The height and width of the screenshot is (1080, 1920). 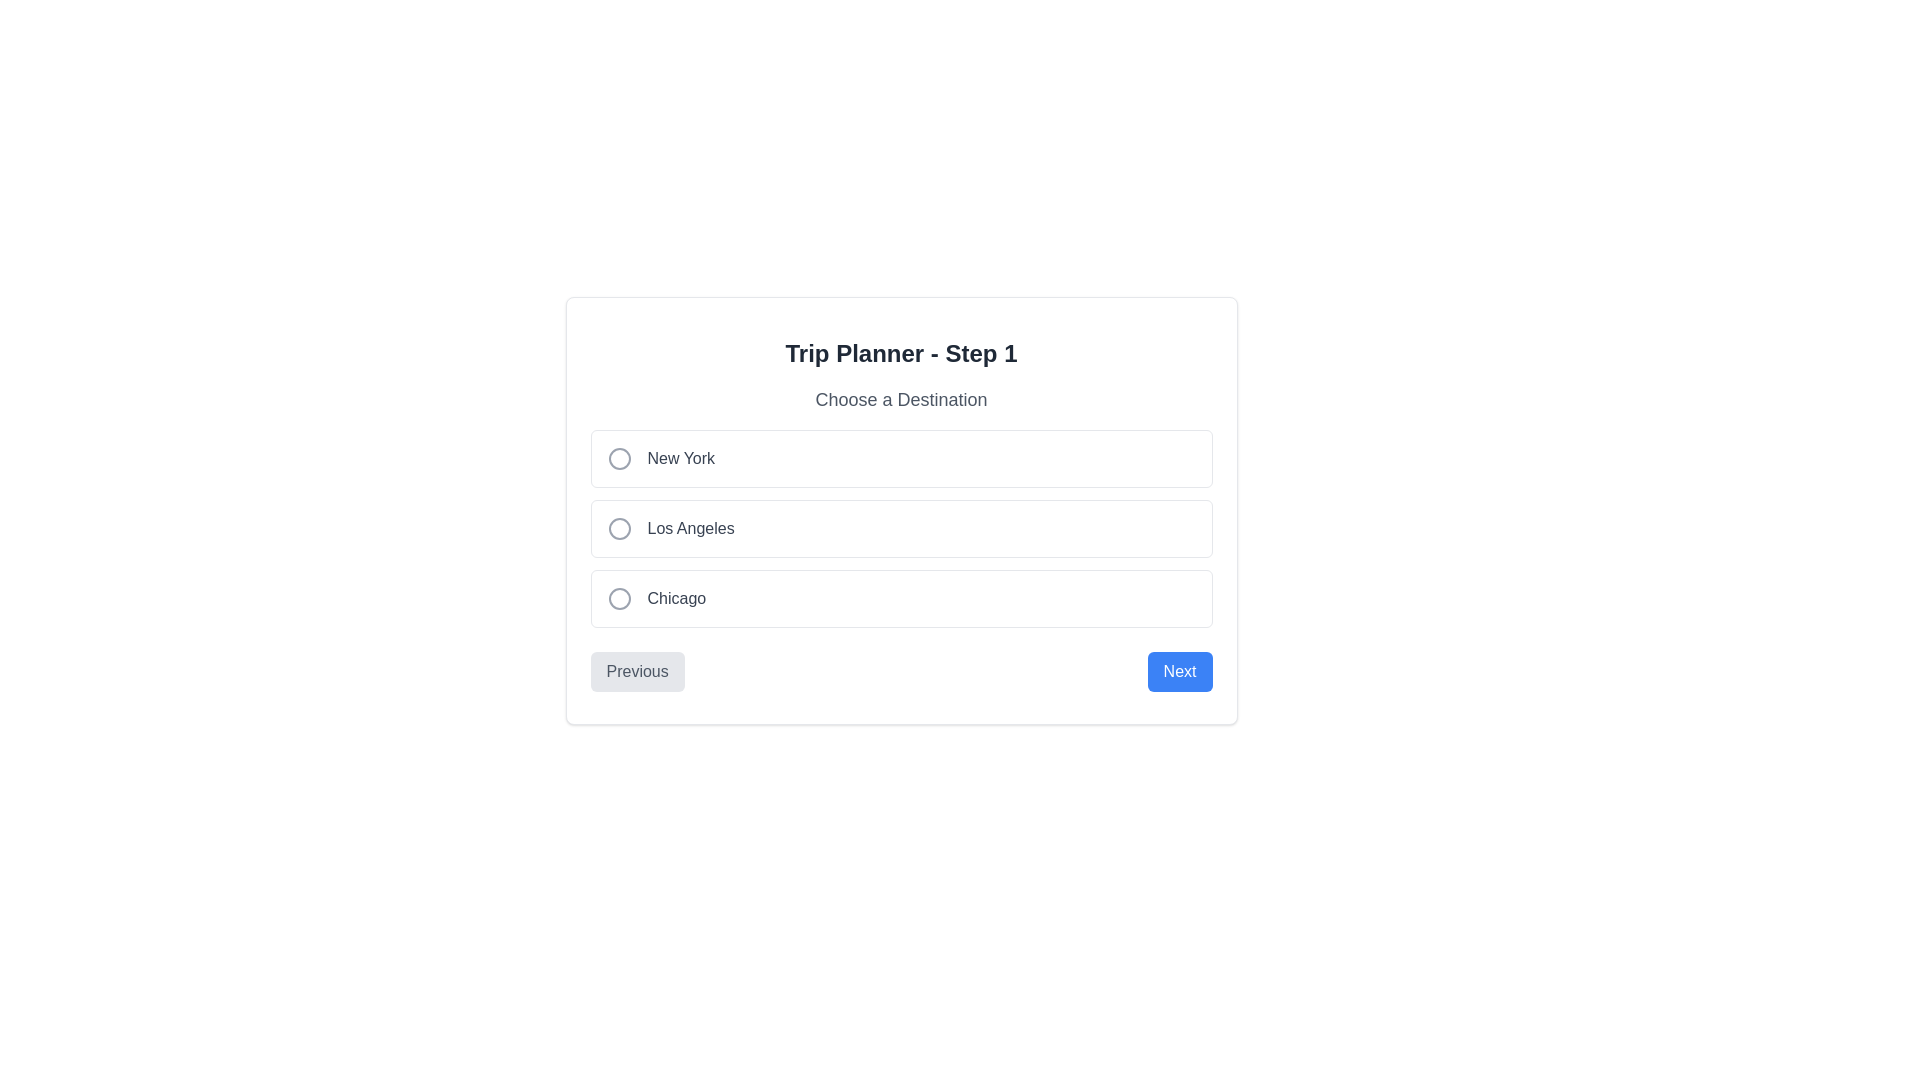 What do you see at coordinates (618, 459) in the screenshot?
I see `the circle representing the selected status of the 'New York' radio button option` at bounding box center [618, 459].